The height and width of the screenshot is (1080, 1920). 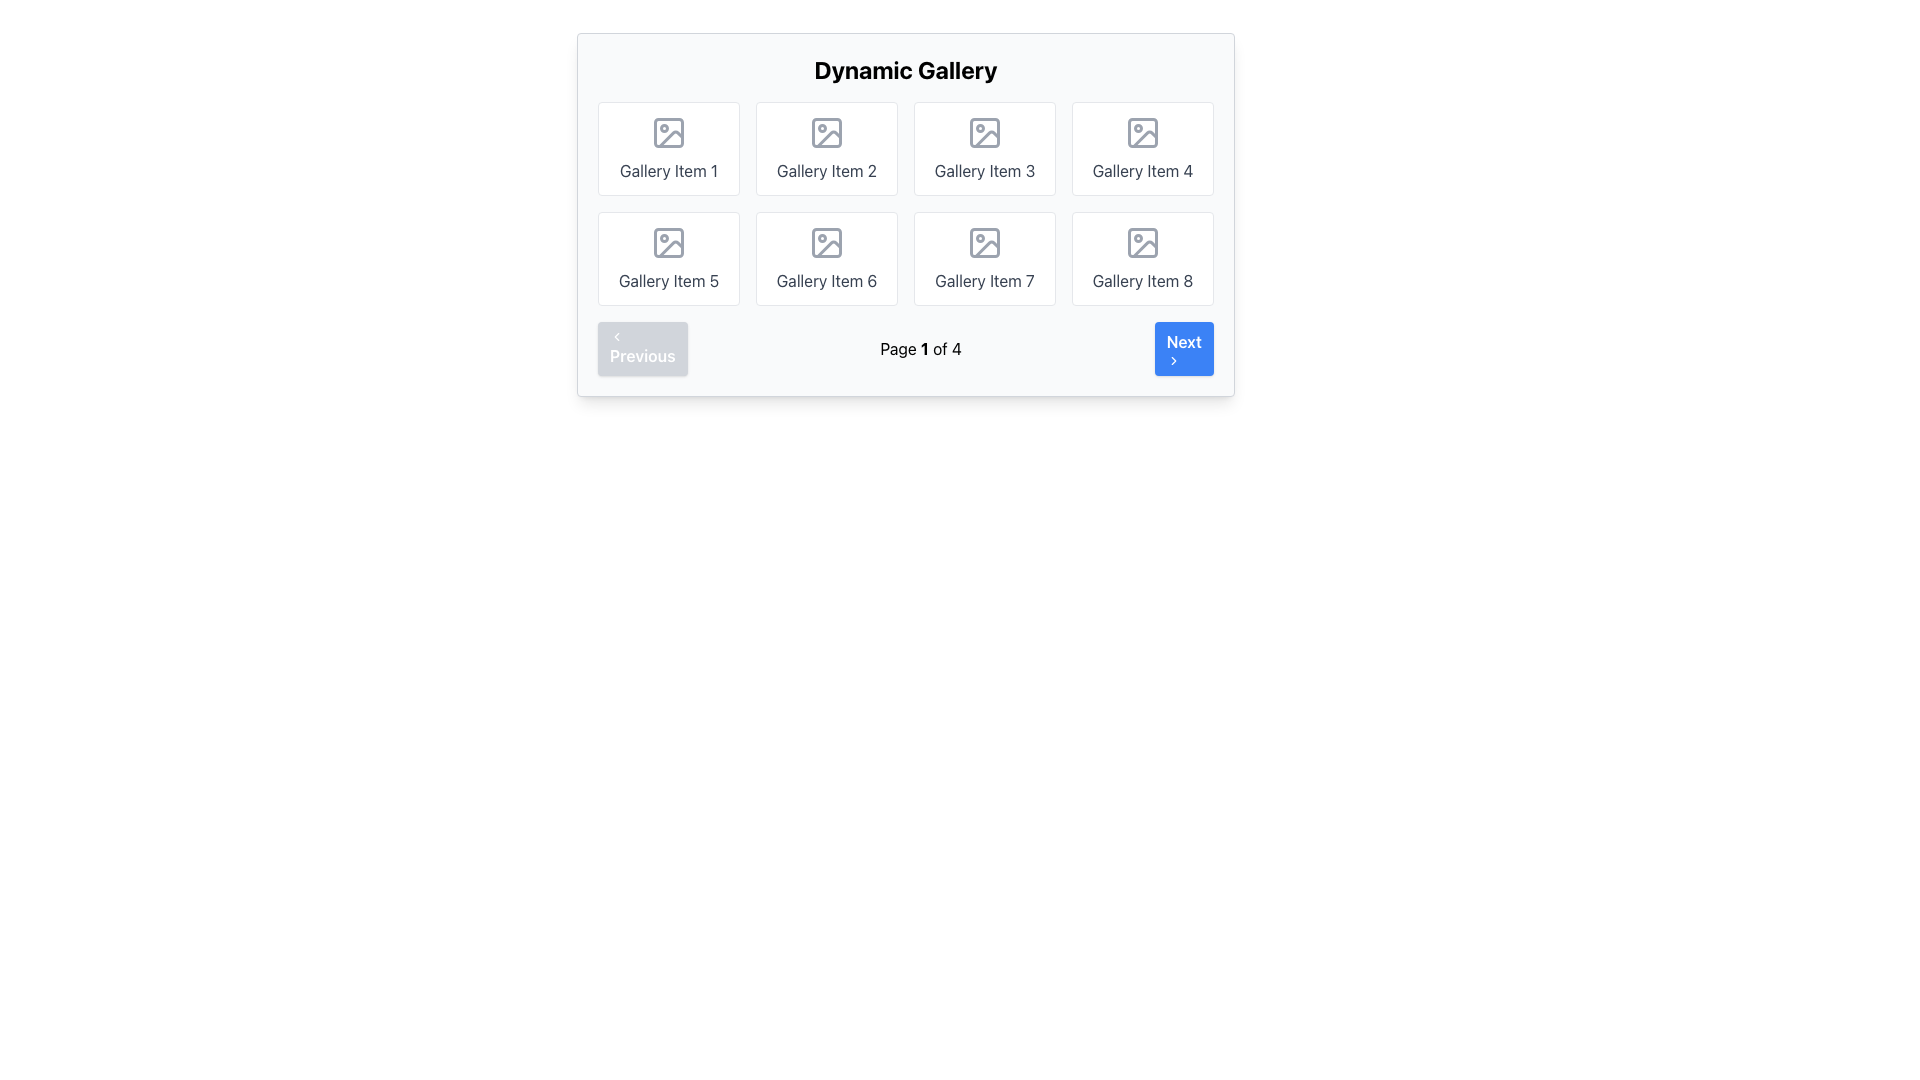 What do you see at coordinates (1142, 257) in the screenshot?
I see `the rectangular card labeled 'Gallery Item 8' located in the bottom-right corner of the grid layout` at bounding box center [1142, 257].